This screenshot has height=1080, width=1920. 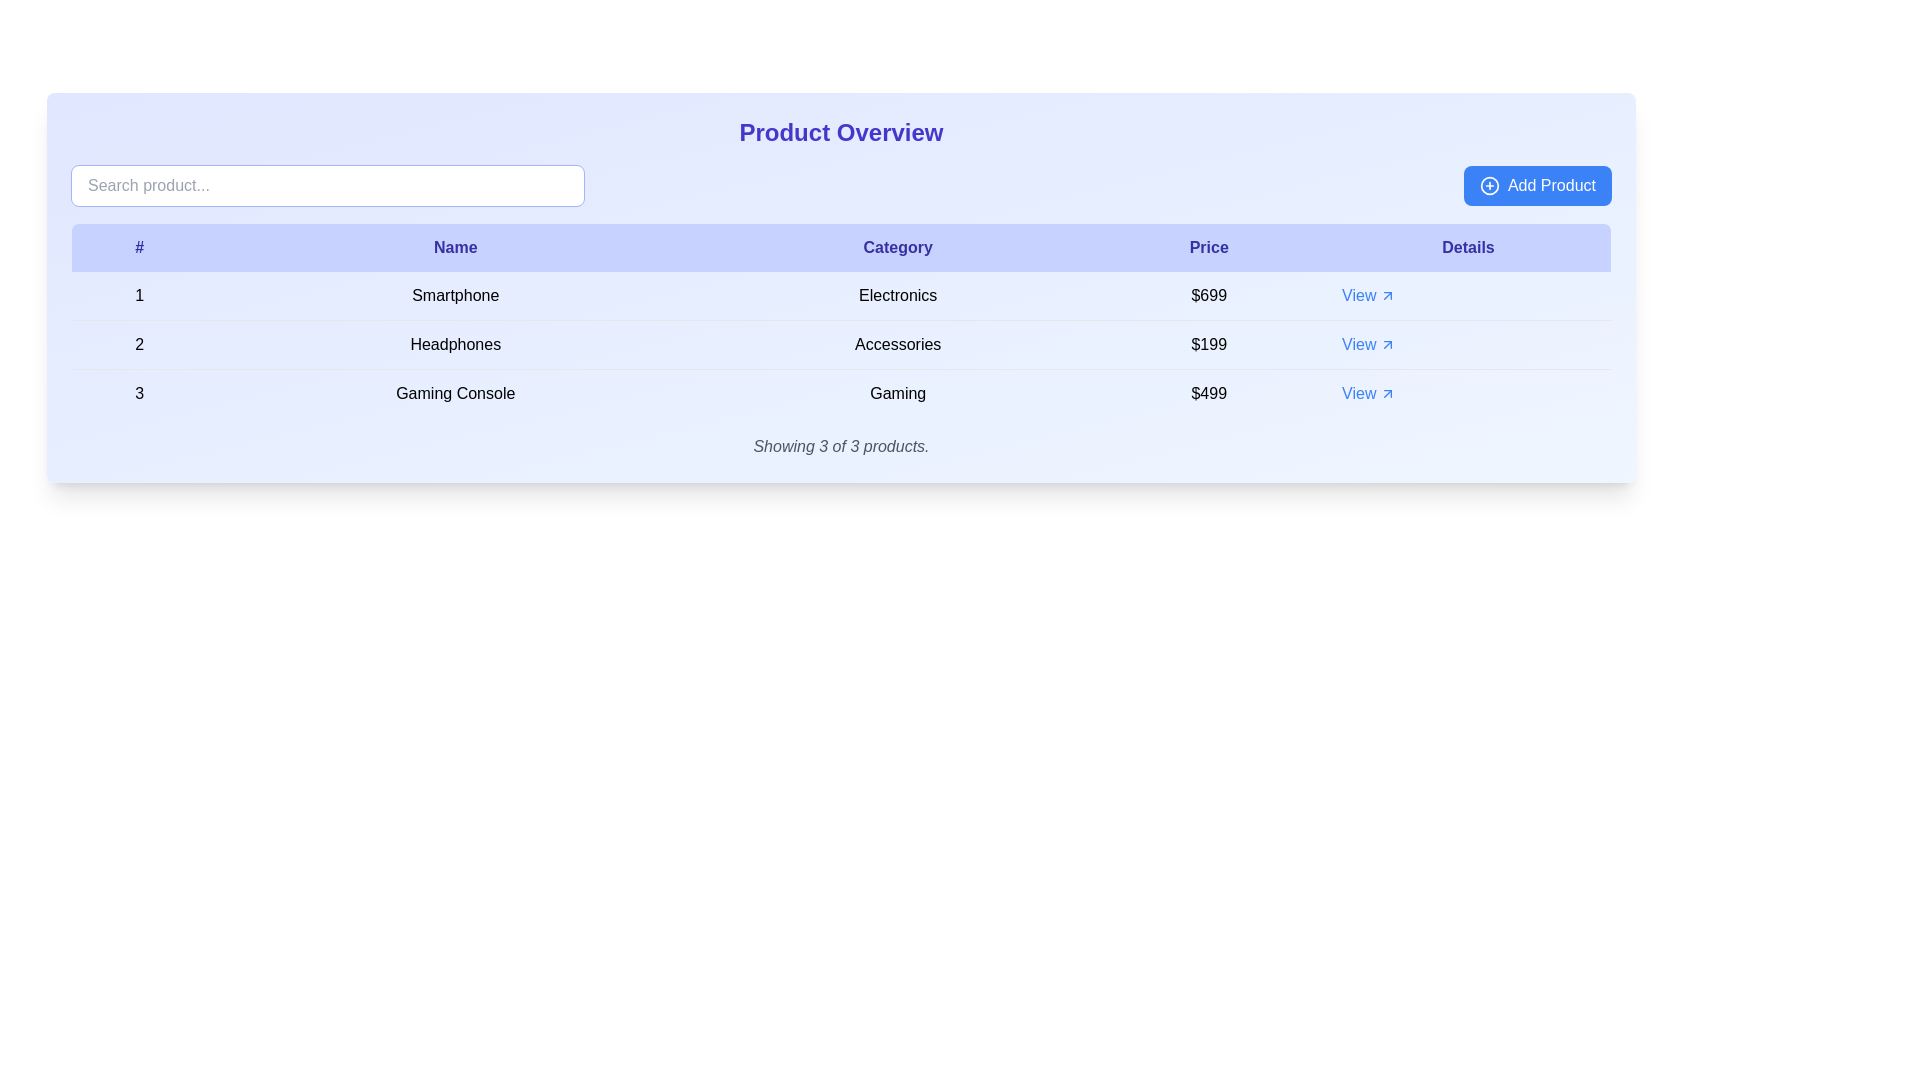 What do you see at coordinates (897, 343) in the screenshot?
I see `the label that provides category information for the second product entry in the table, located in the 'Category' column under 'Headphones'` at bounding box center [897, 343].